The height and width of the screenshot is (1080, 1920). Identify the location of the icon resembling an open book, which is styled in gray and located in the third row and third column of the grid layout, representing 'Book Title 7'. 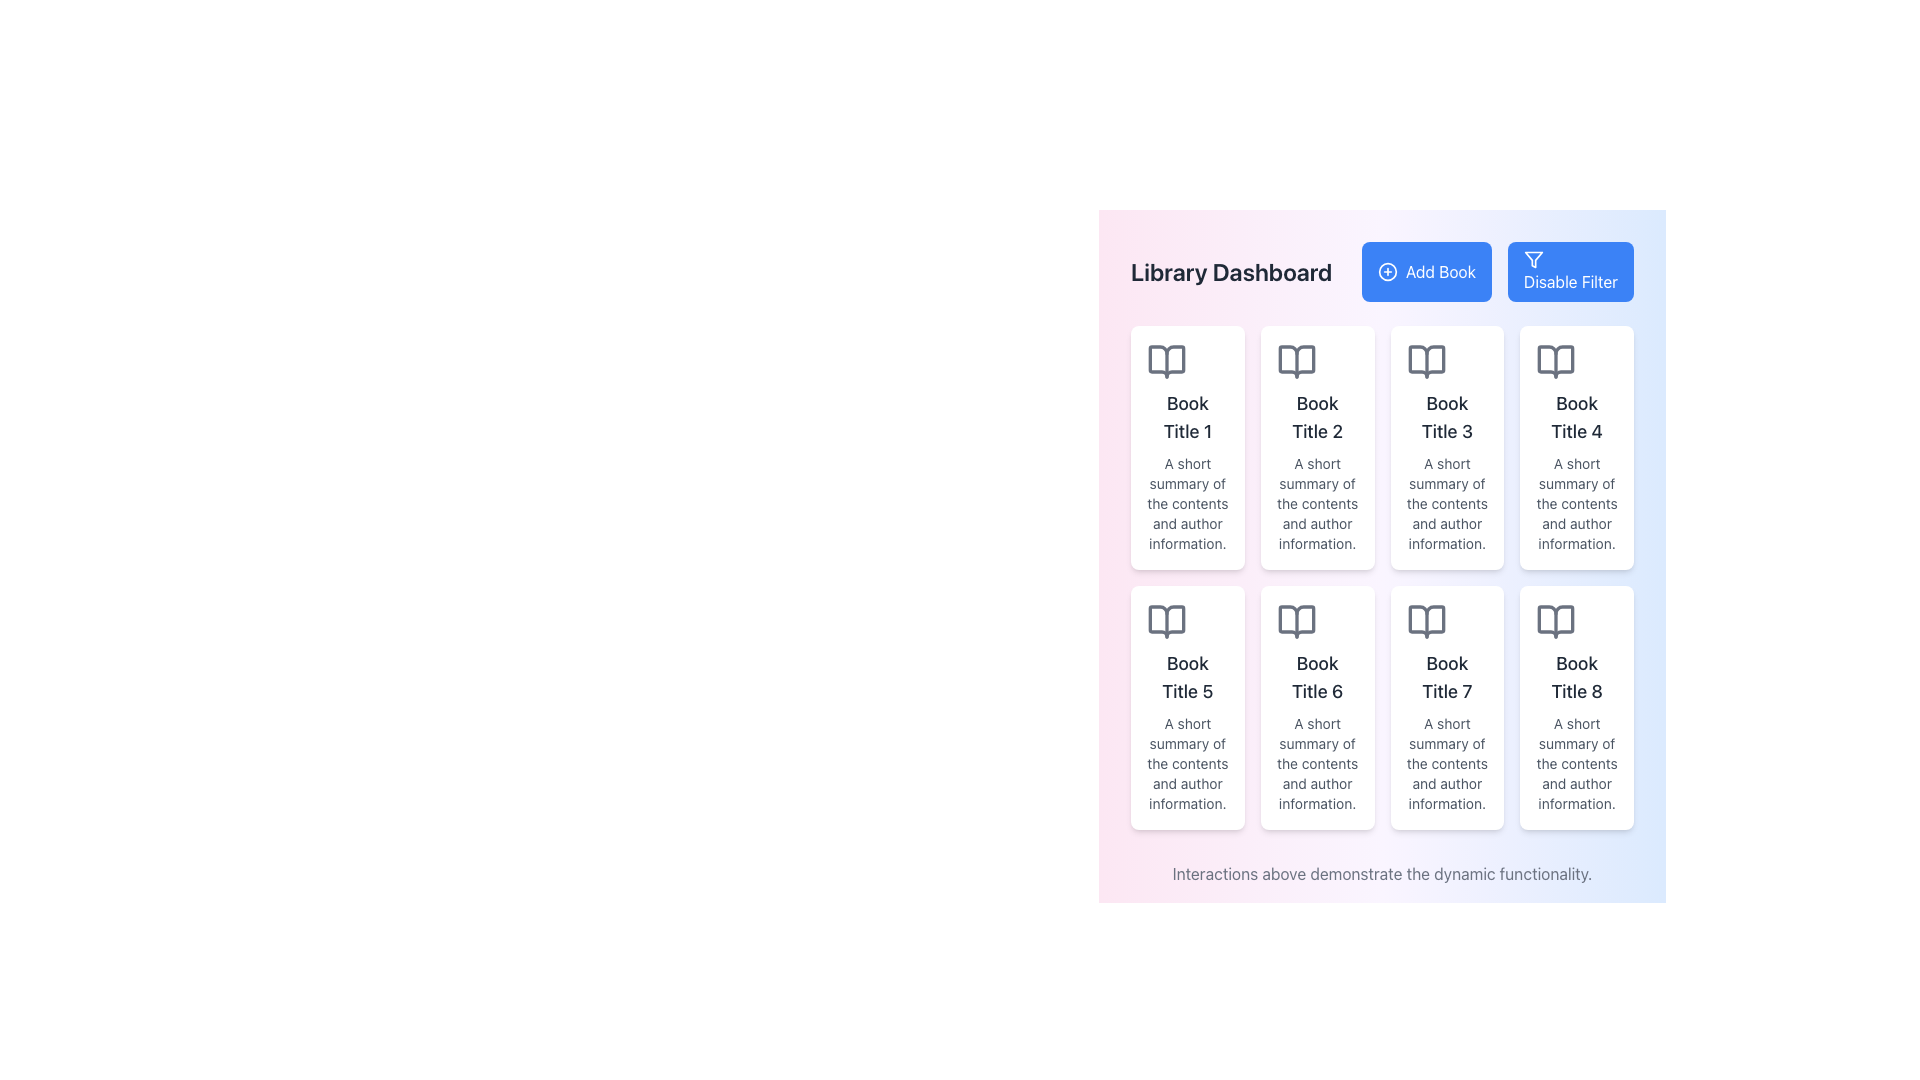
(1425, 620).